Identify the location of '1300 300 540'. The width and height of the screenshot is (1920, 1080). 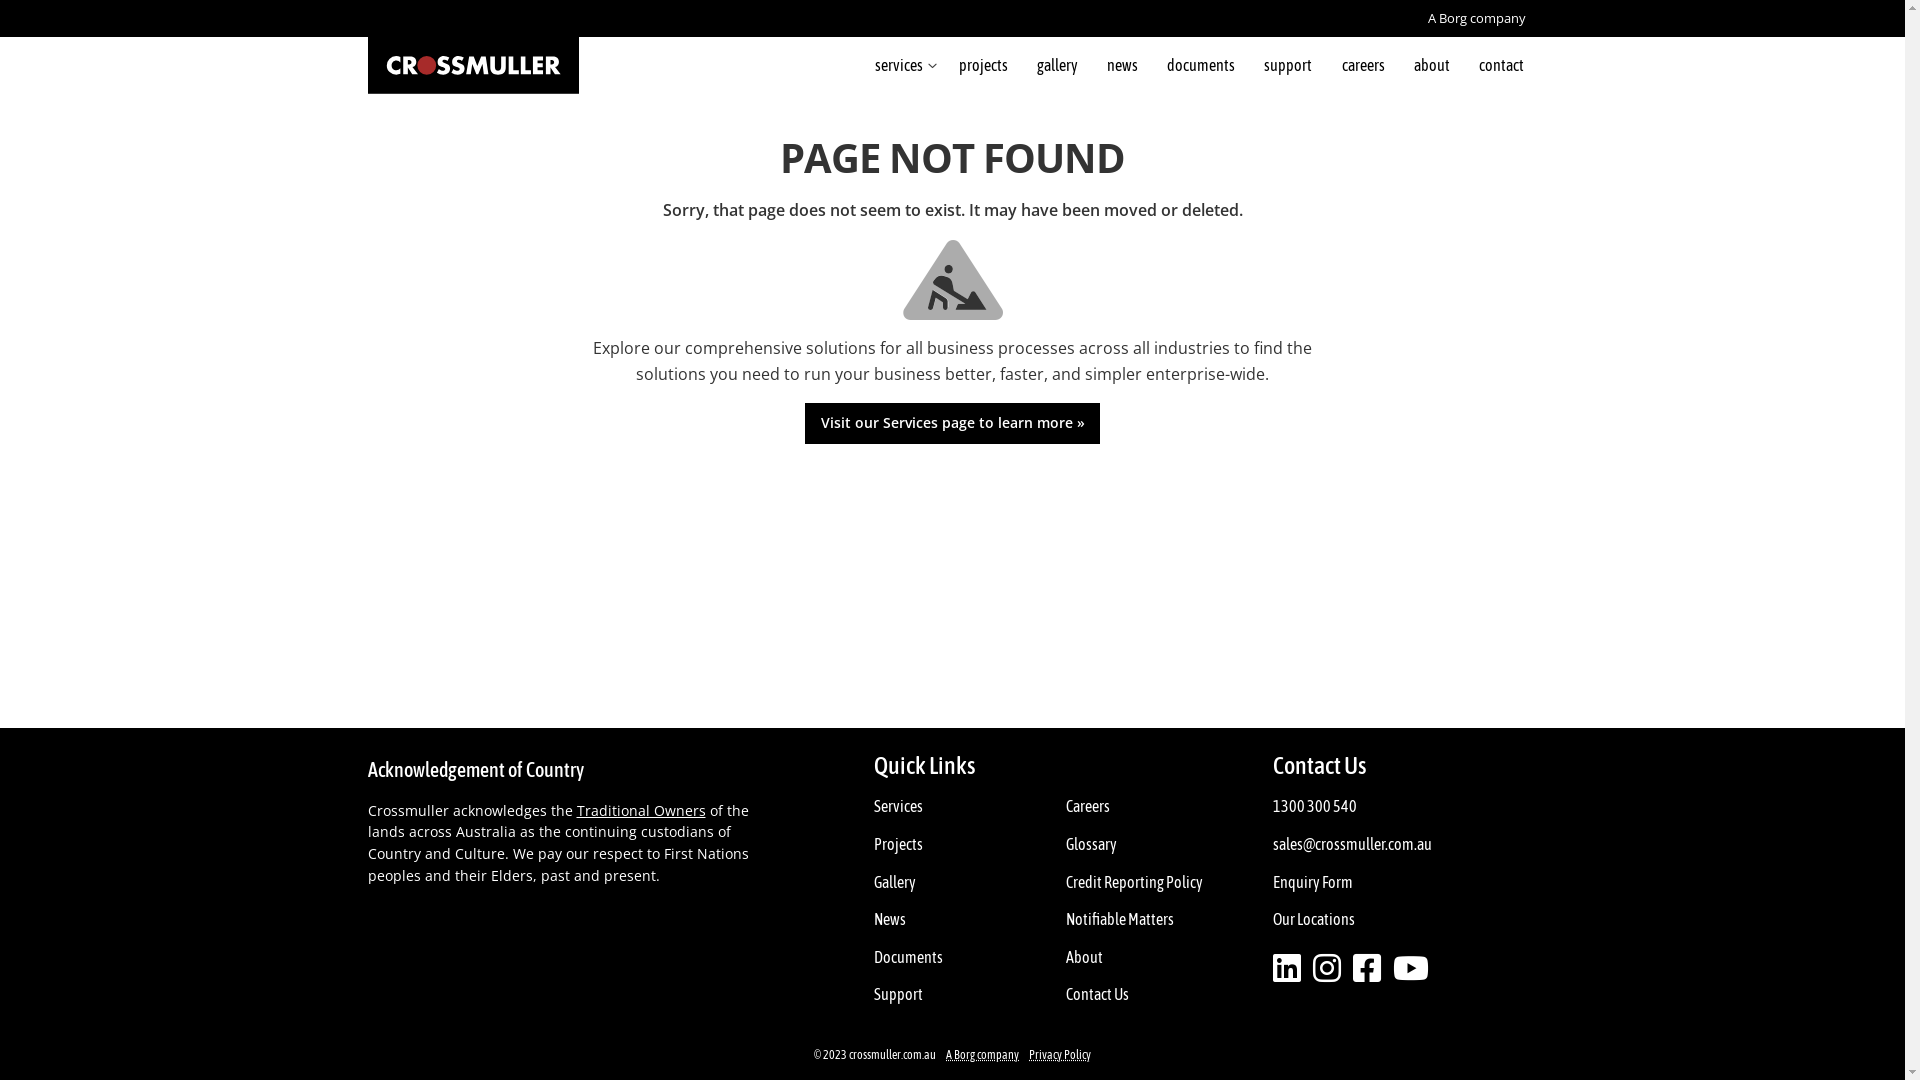
(1266, 805).